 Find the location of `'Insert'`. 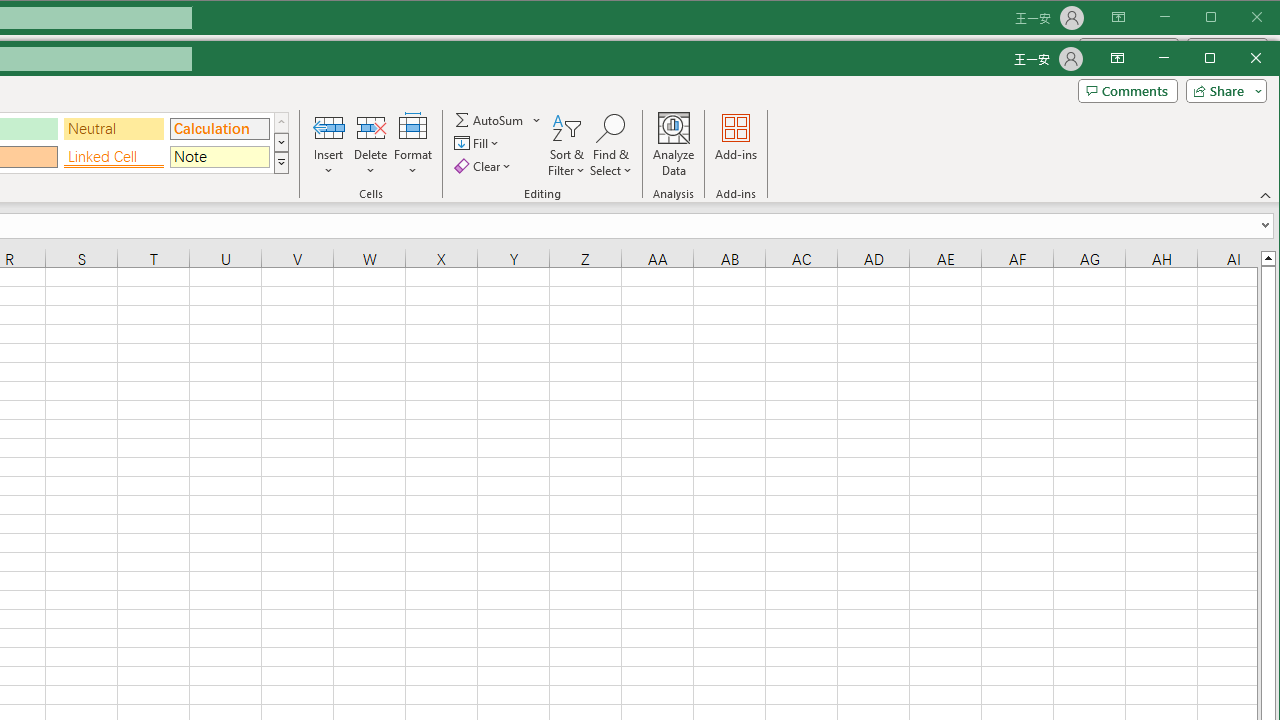

'Insert' is located at coordinates (328, 144).